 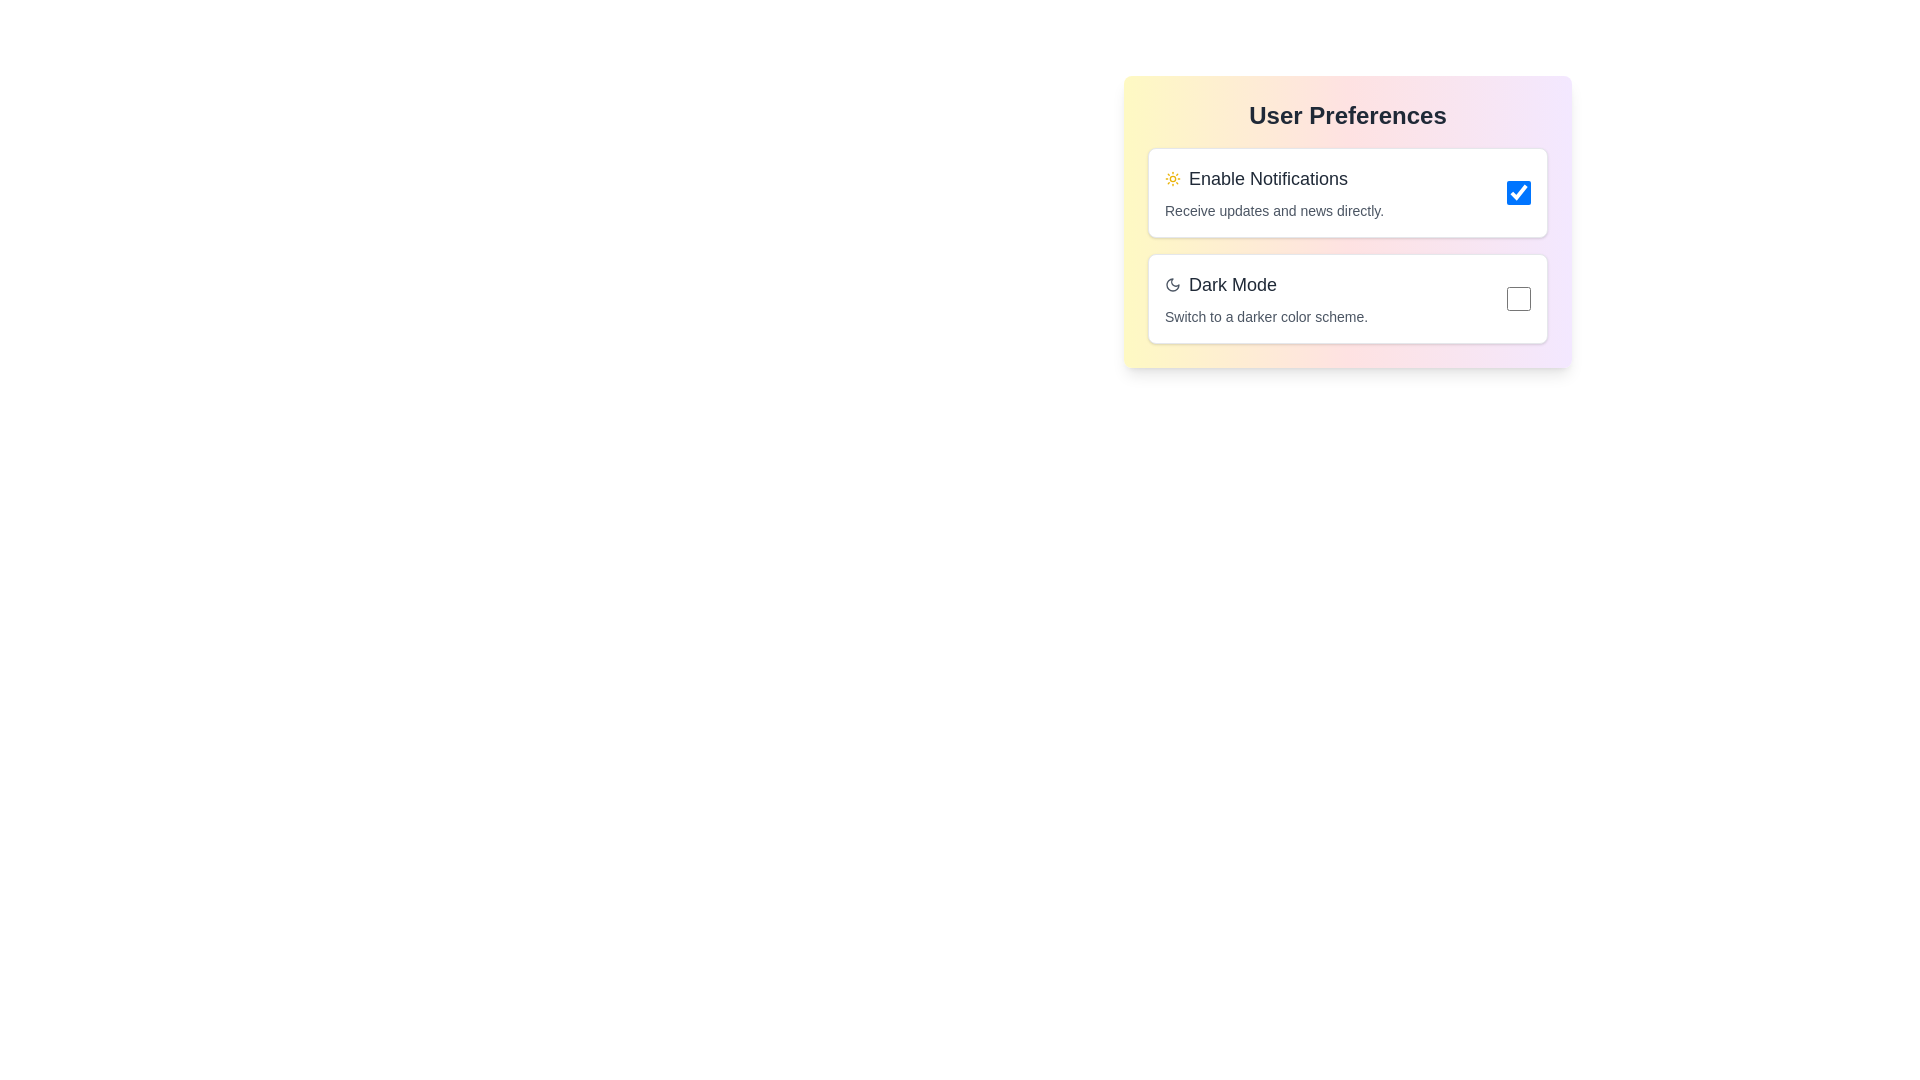 I want to click on the 'Dark Mode' label with a moon-shaped icon located in the 'User Preferences' settings card, which is the second option below 'Enable Notifications', so click(x=1265, y=285).